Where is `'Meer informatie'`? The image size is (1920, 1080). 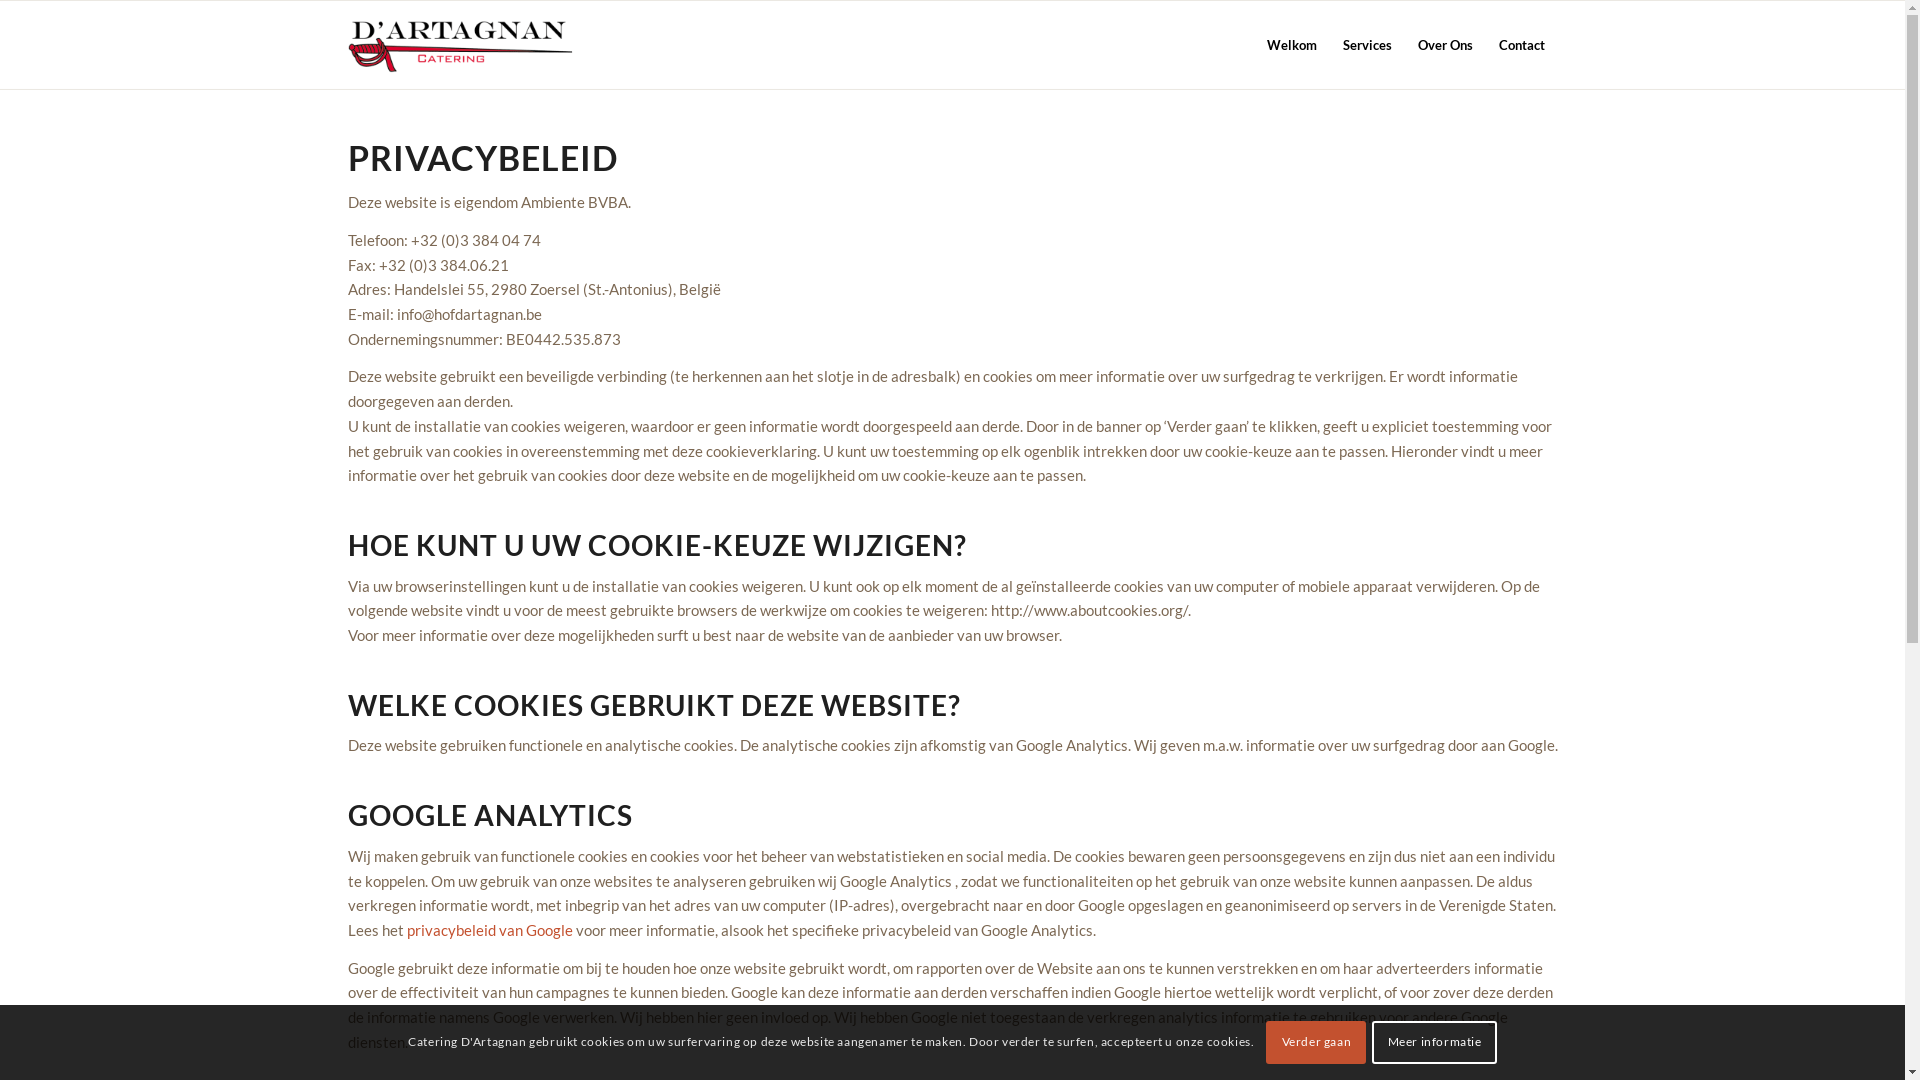
'Meer informatie' is located at coordinates (1371, 1040).